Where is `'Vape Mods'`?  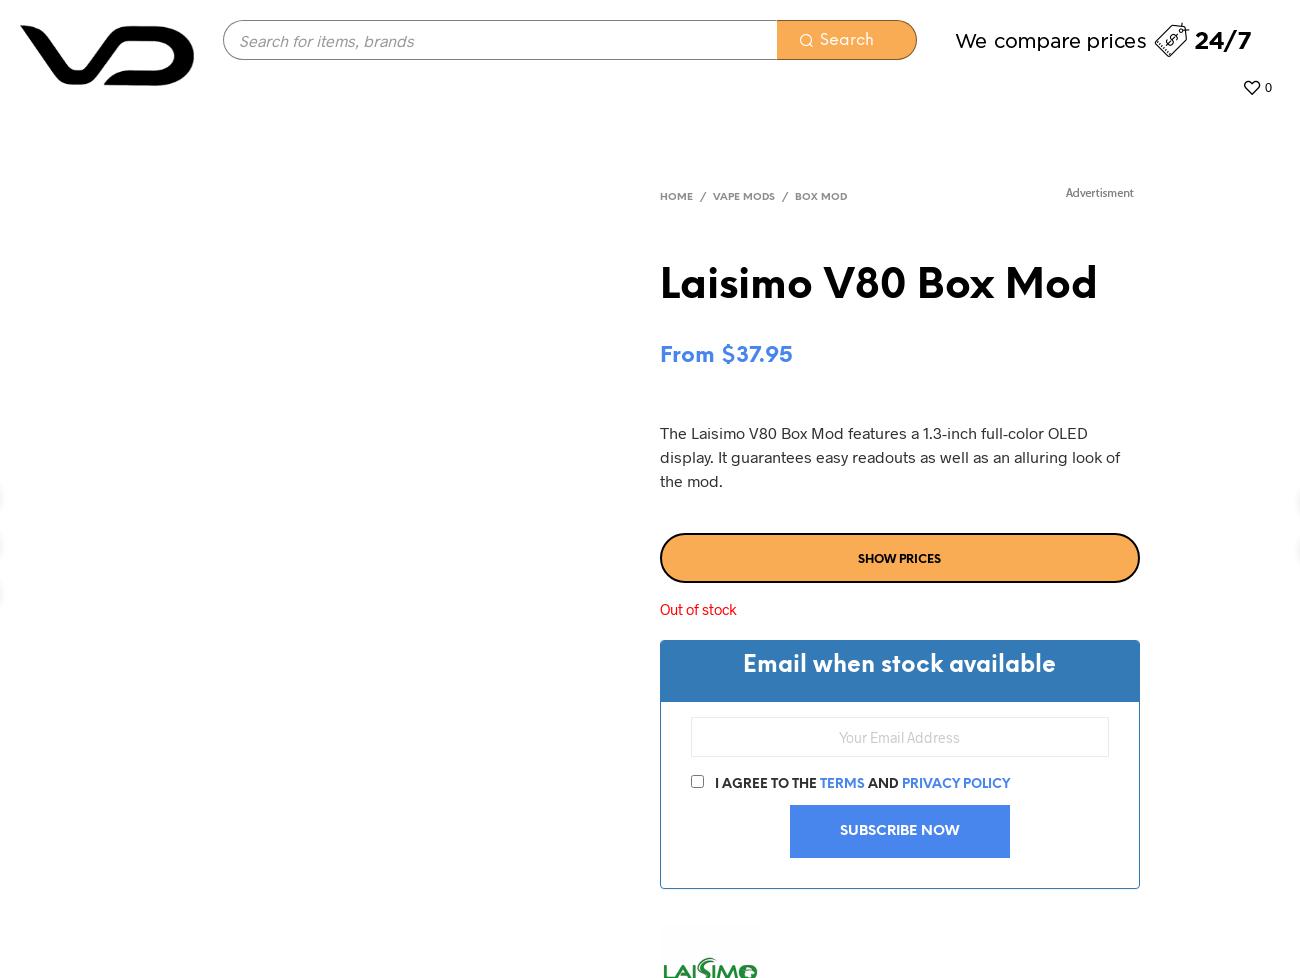 'Vape Mods' is located at coordinates (743, 197).